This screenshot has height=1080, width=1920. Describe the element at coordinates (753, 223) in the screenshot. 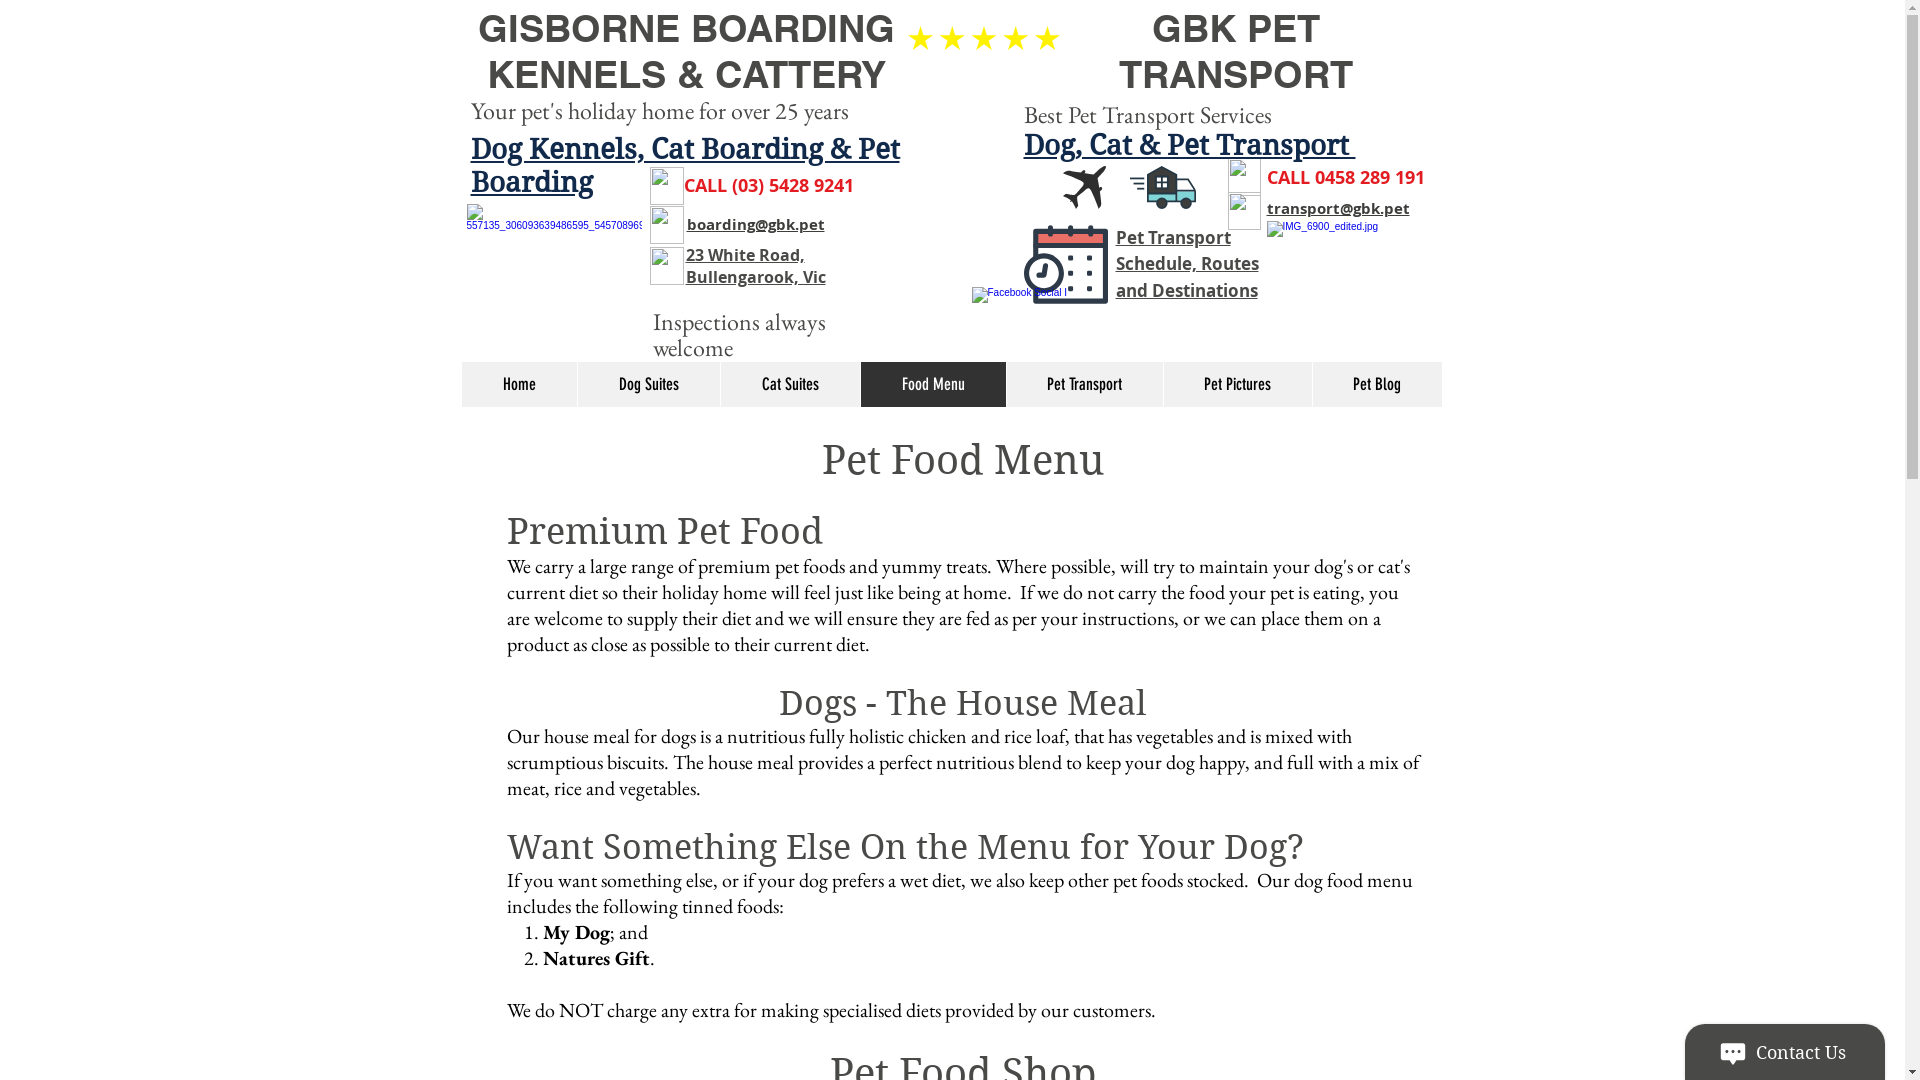

I see `'boarding@gbk.pet'` at that location.